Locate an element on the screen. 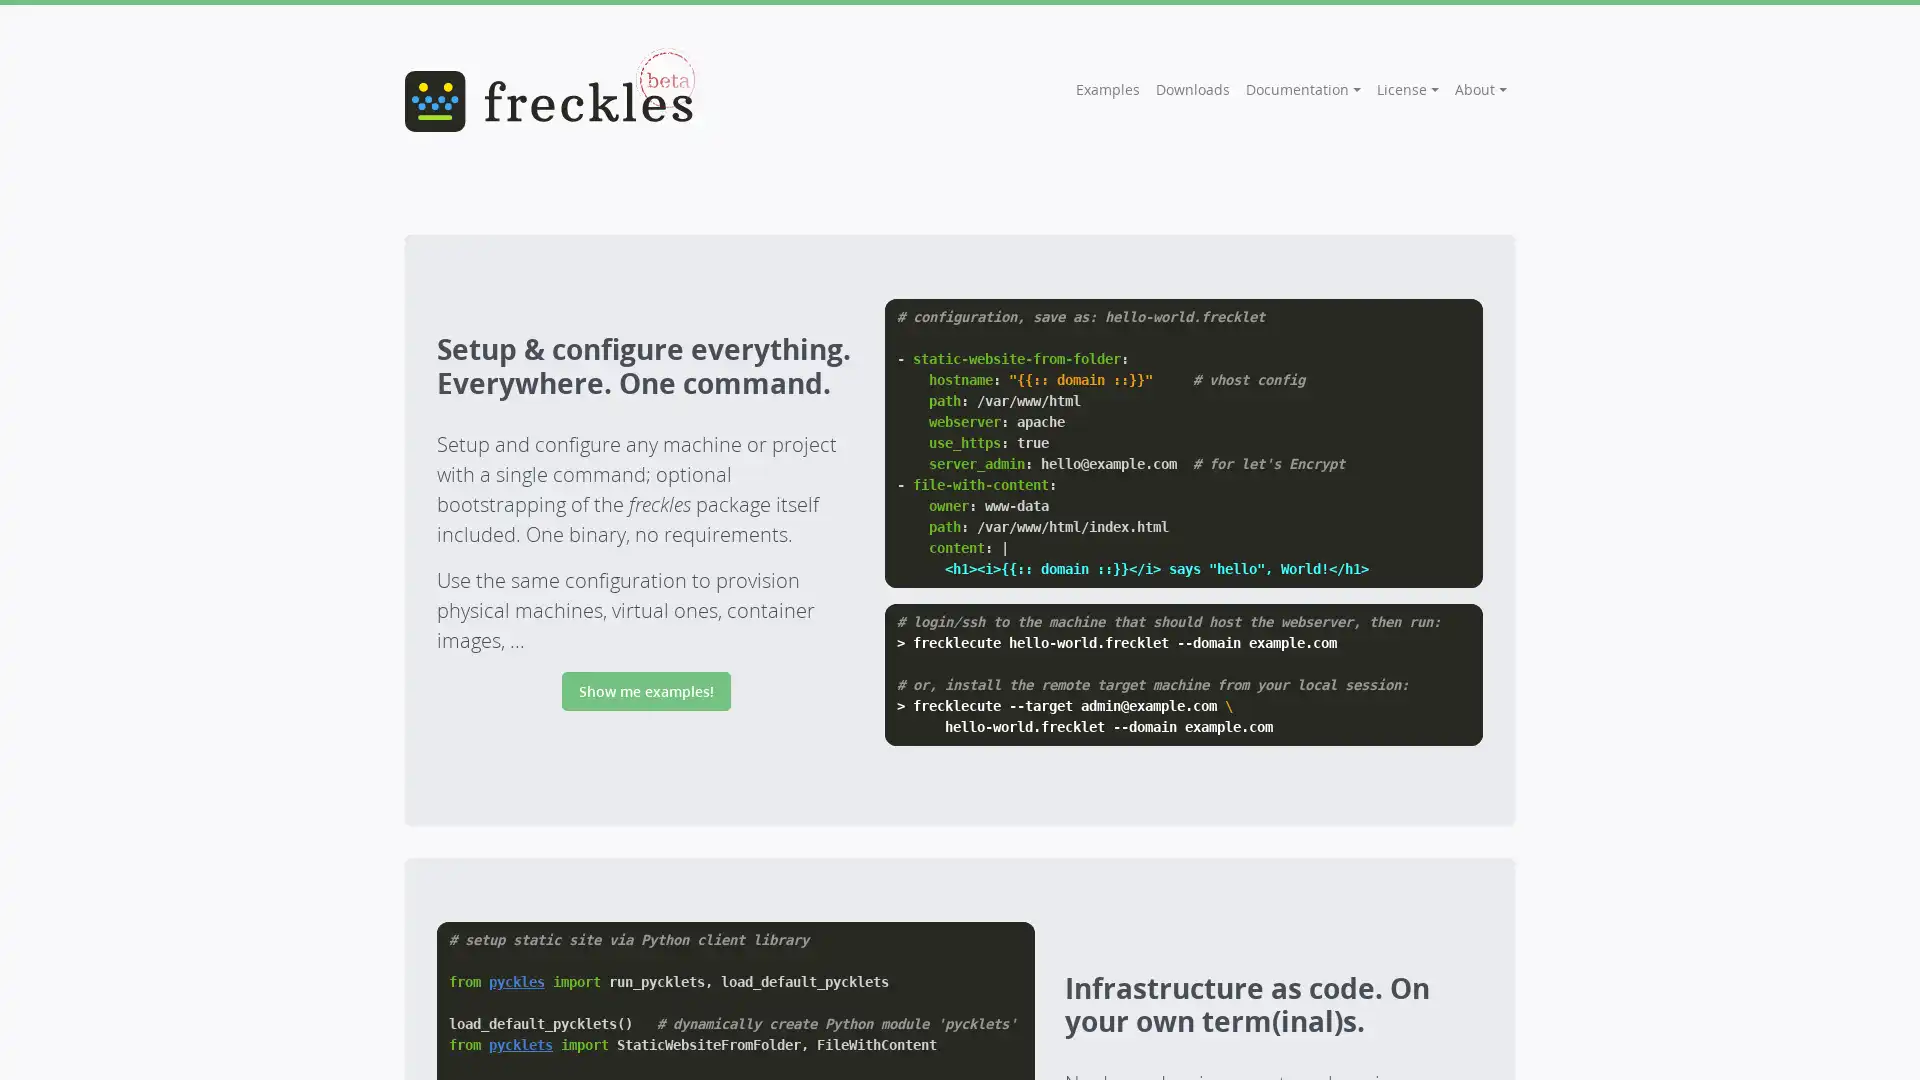  License is located at coordinates (1406, 88).